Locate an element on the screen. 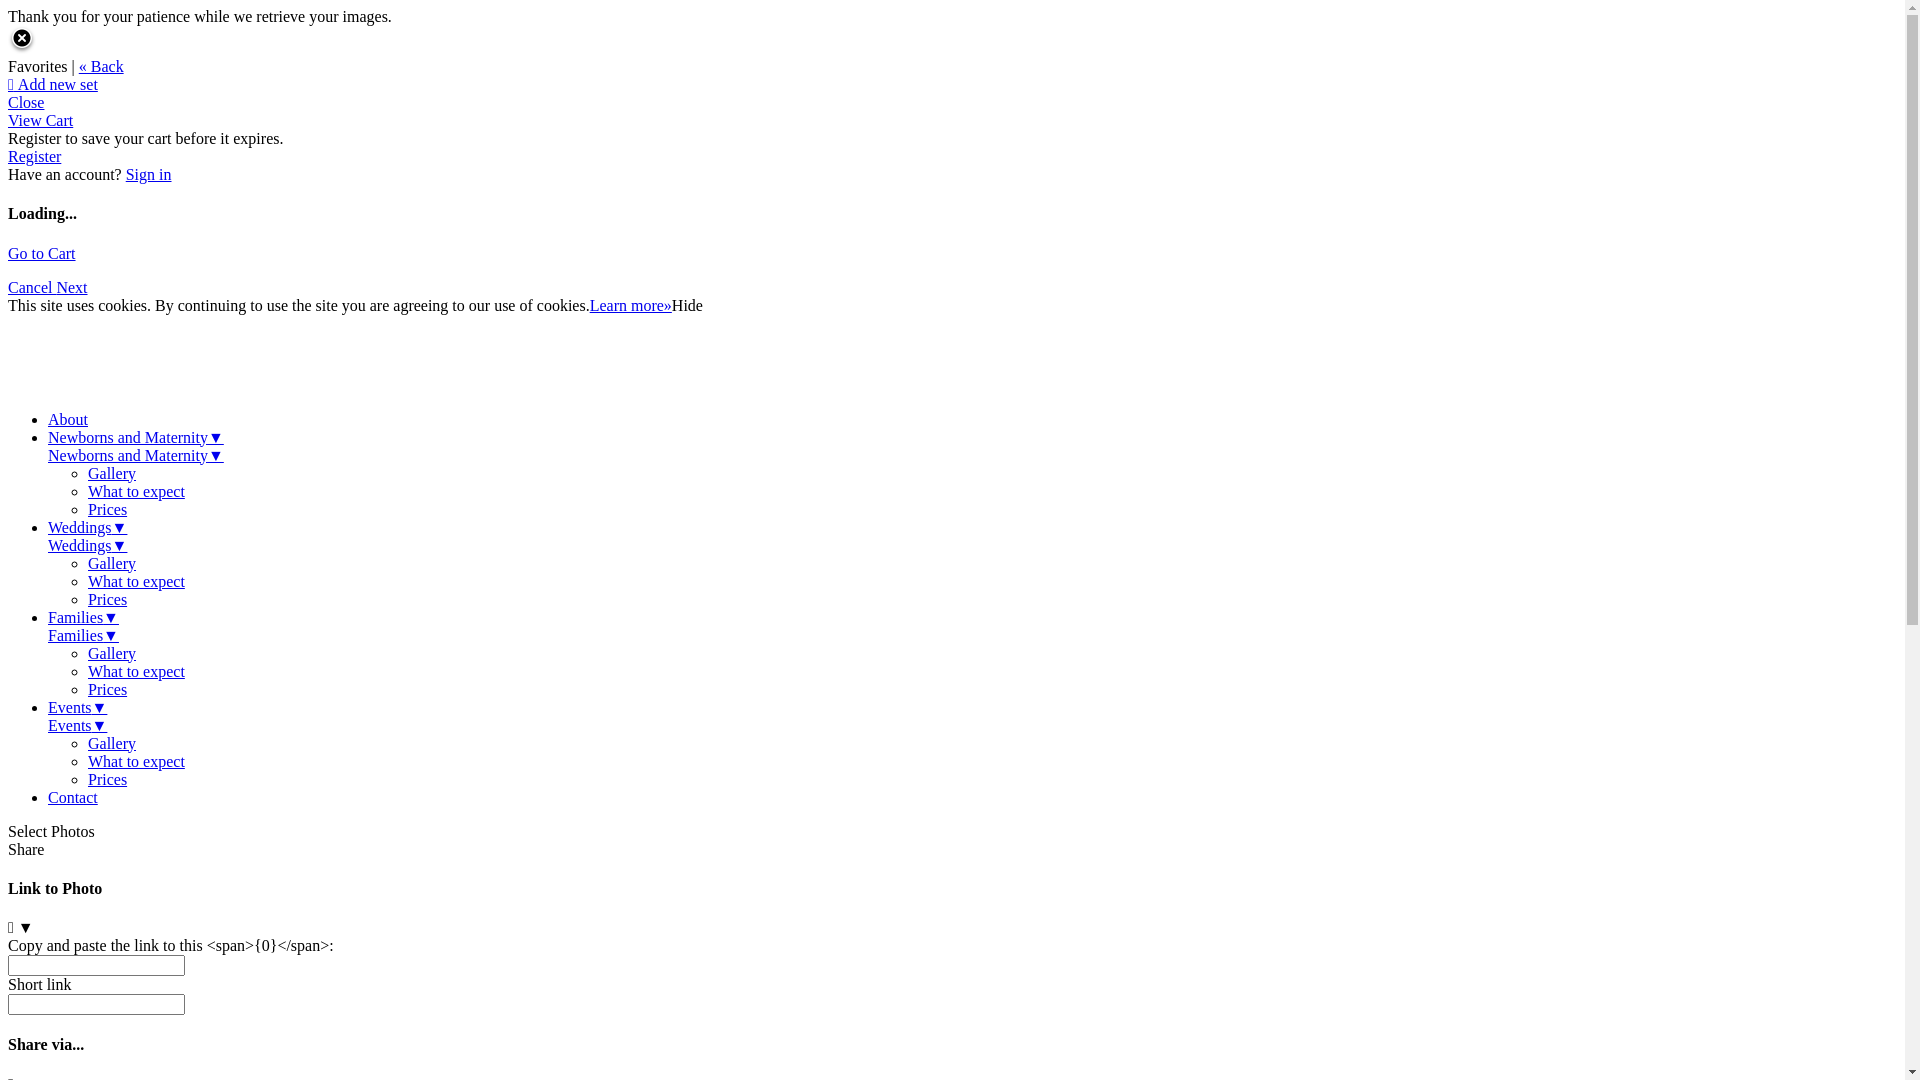 The height and width of the screenshot is (1080, 1920). 'Next' is located at coordinates (71, 287).